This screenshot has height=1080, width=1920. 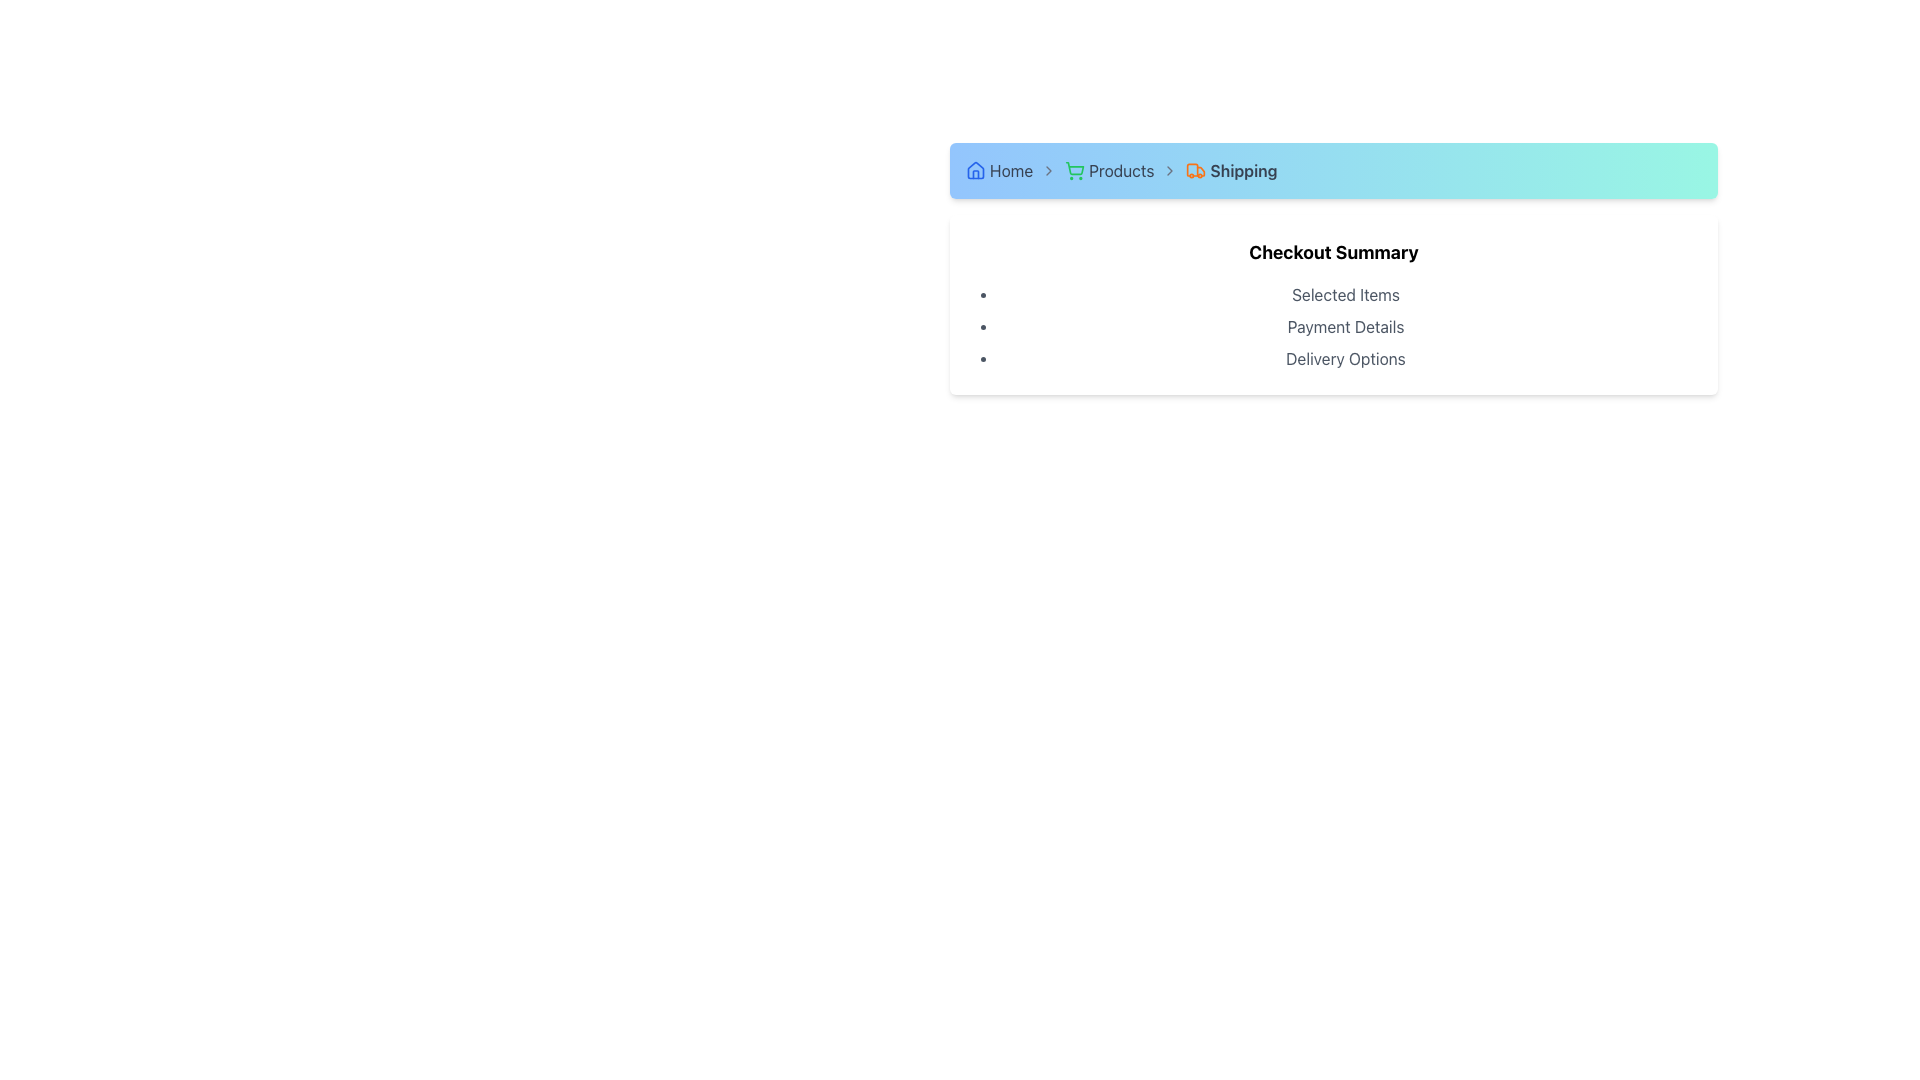 I want to click on the 'Selected Items' text label, which is styled in gray and appears as a bullet point under 'Checkout Summary', so click(x=1345, y=294).